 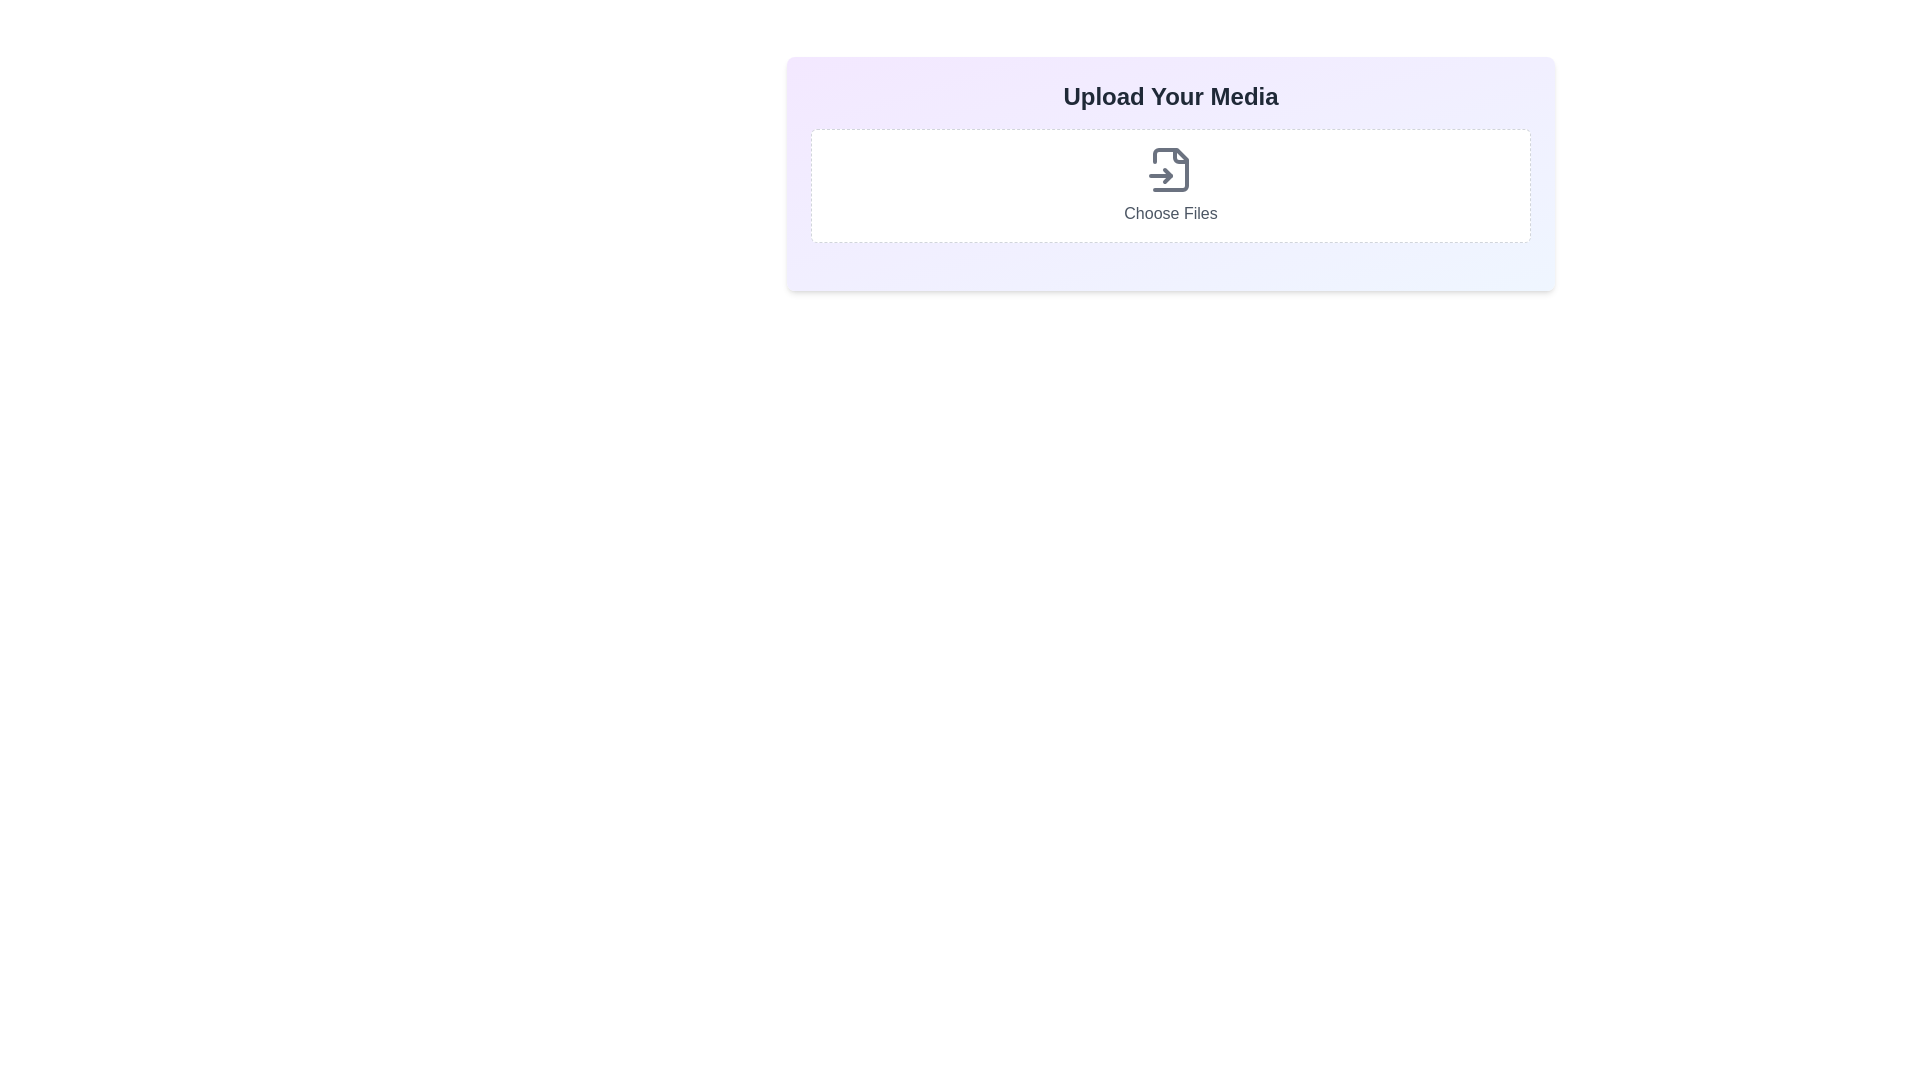 I want to click on the SVG-based file input icon which is centered within a white rectangular area with dashed borders, located above the 'Choose Files' text, so click(x=1171, y=168).